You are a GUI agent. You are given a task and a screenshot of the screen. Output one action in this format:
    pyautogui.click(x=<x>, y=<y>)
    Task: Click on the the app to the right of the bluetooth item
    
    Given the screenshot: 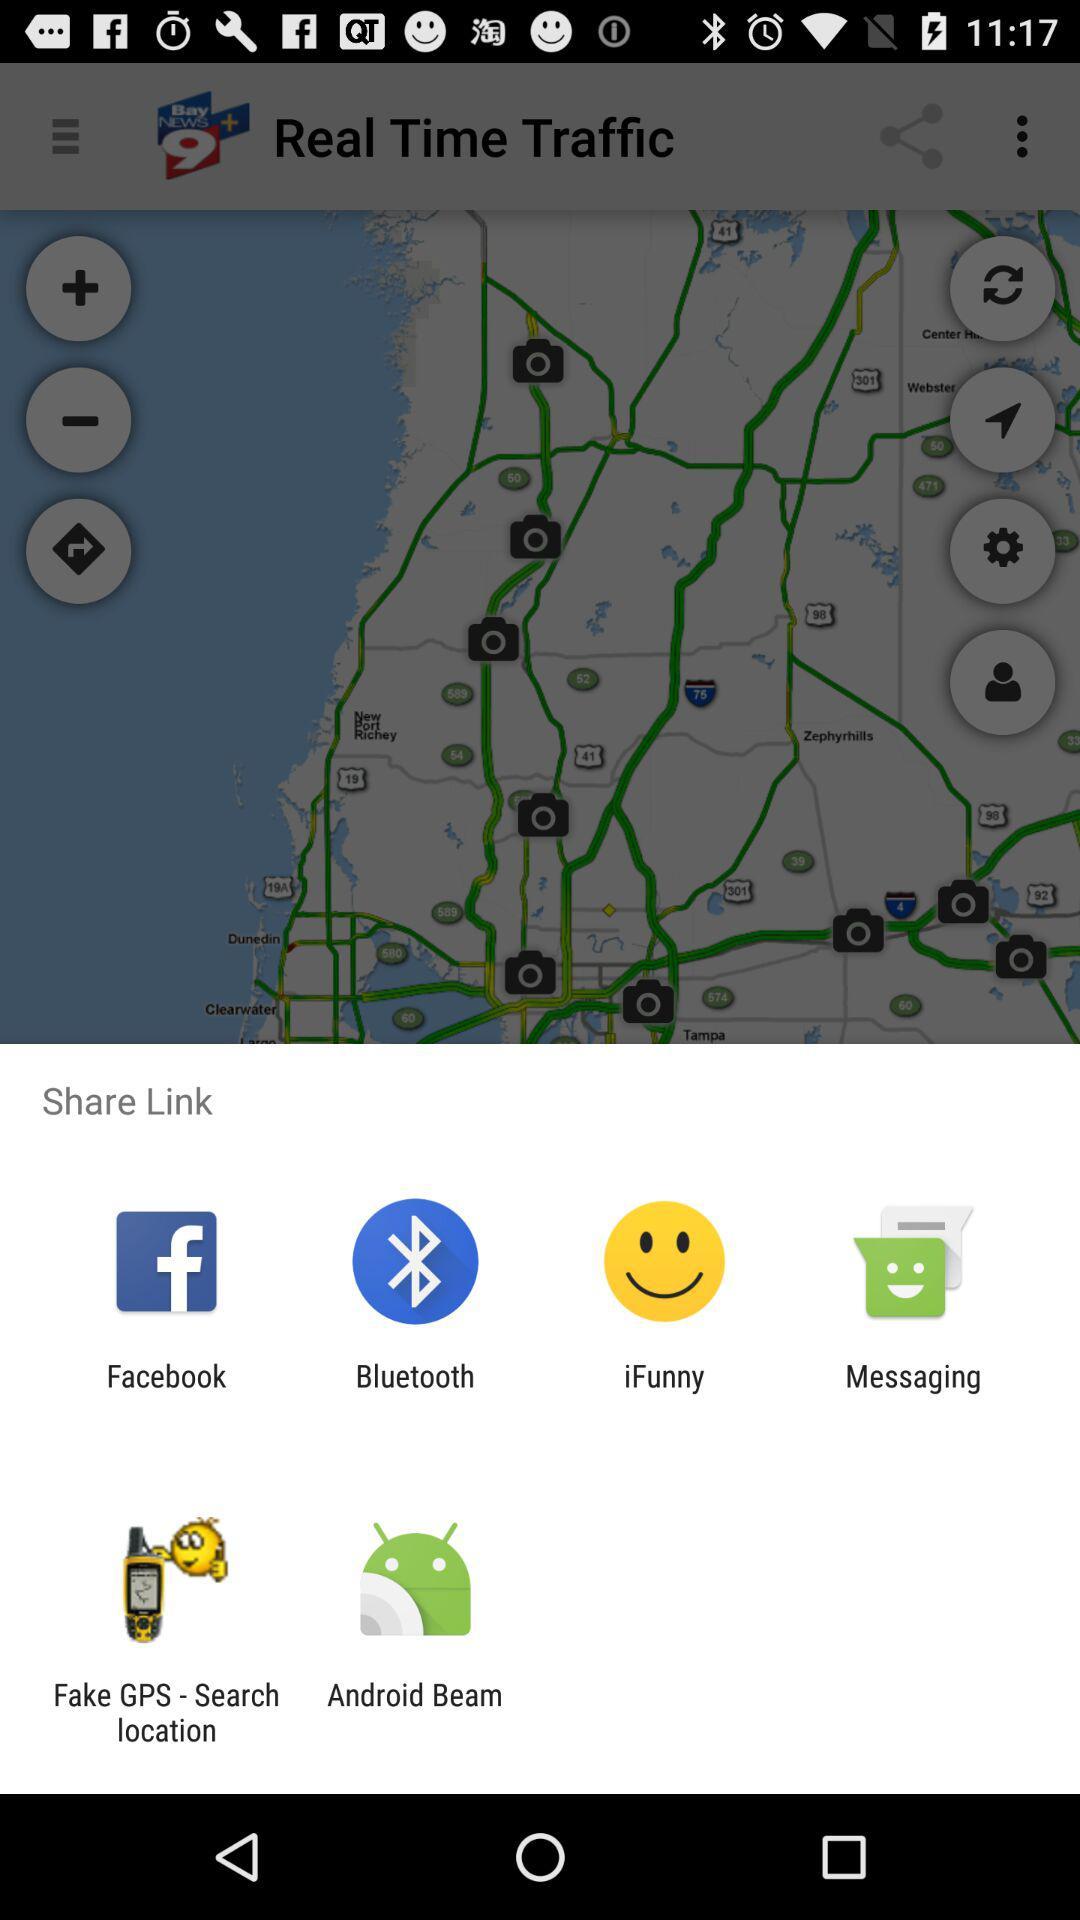 What is the action you would take?
    pyautogui.click(x=664, y=1392)
    